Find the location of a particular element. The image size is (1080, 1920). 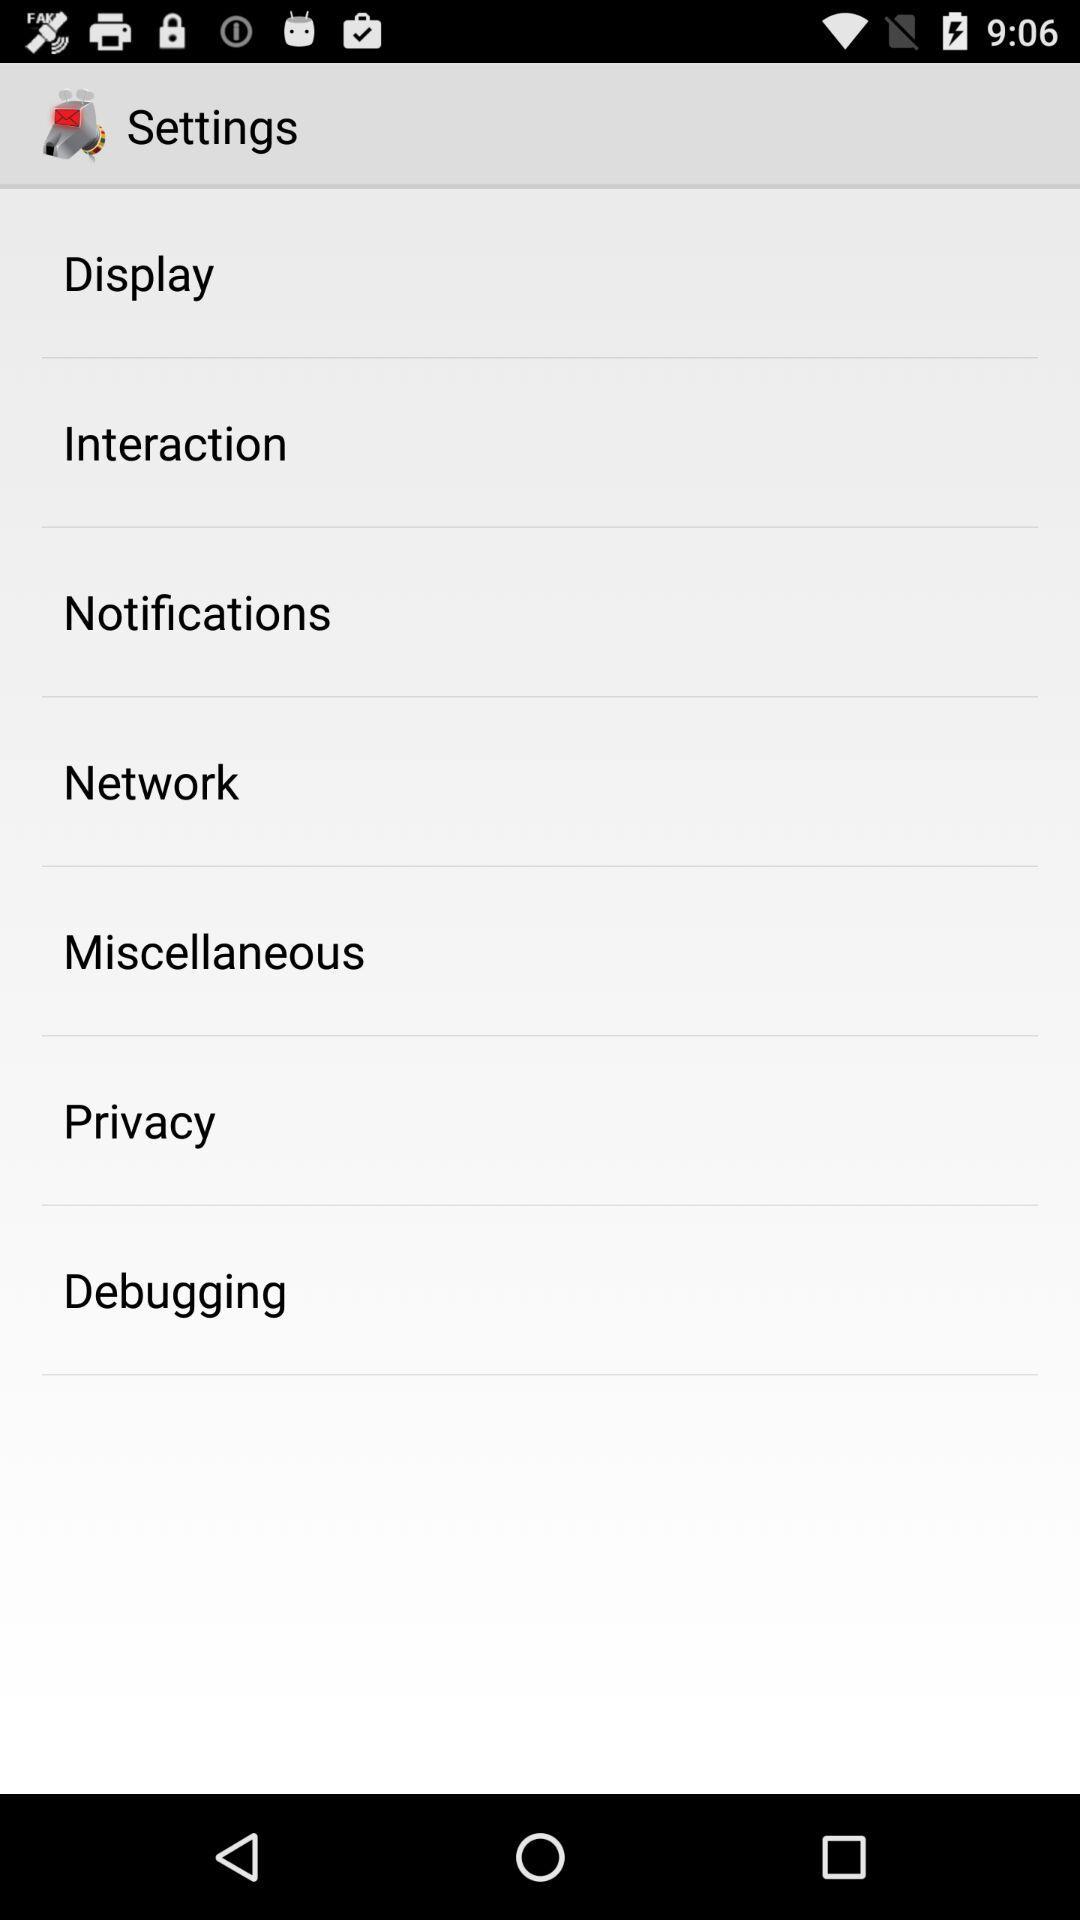

the display item is located at coordinates (137, 271).